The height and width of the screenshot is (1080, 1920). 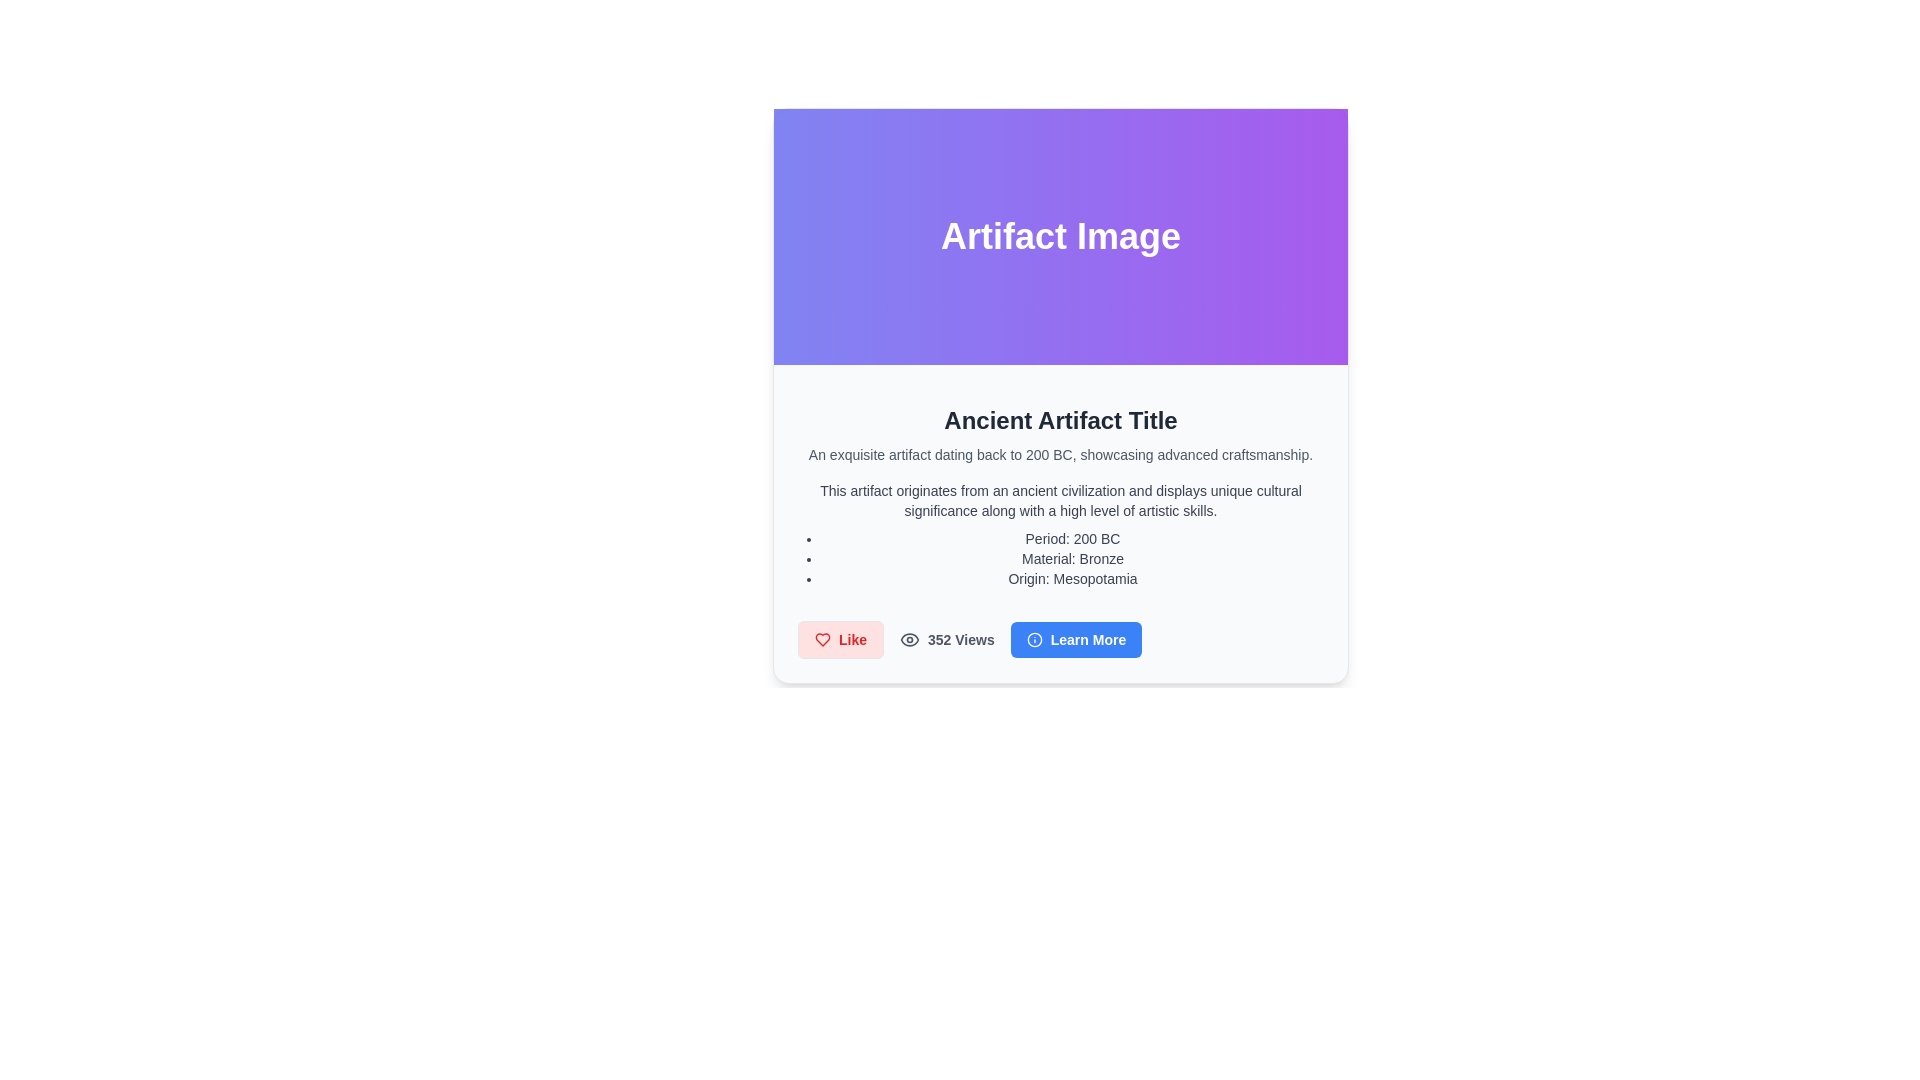 What do you see at coordinates (1059, 559) in the screenshot?
I see `information presented in the bullet point list containing entries about the artifact, specifically 'Period: 200 BC', 'Material: Bronze', and 'Origin: Mesopotamia'. This list is styled in gray and is positioned below the main description text` at bounding box center [1059, 559].